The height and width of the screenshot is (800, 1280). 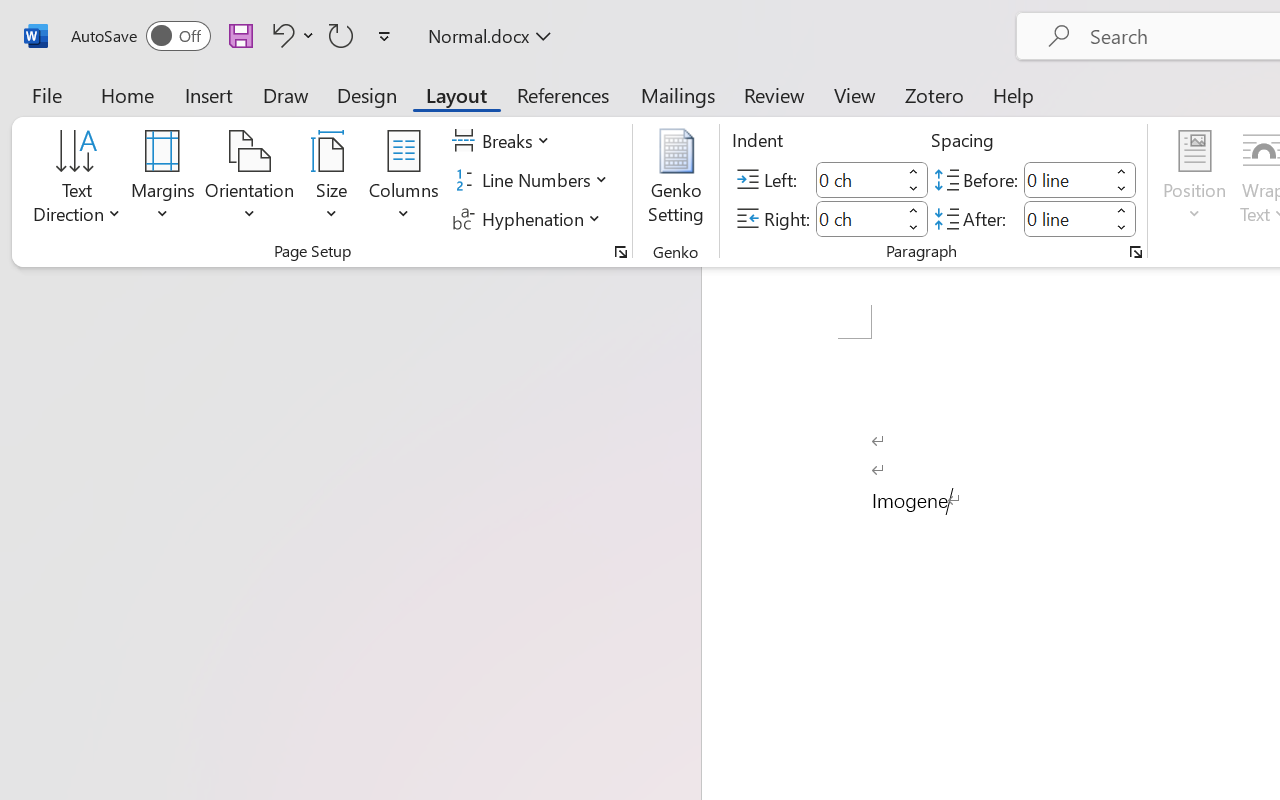 What do you see at coordinates (533, 179) in the screenshot?
I see `'Line Numbers'` at bounding box center [533, 179].